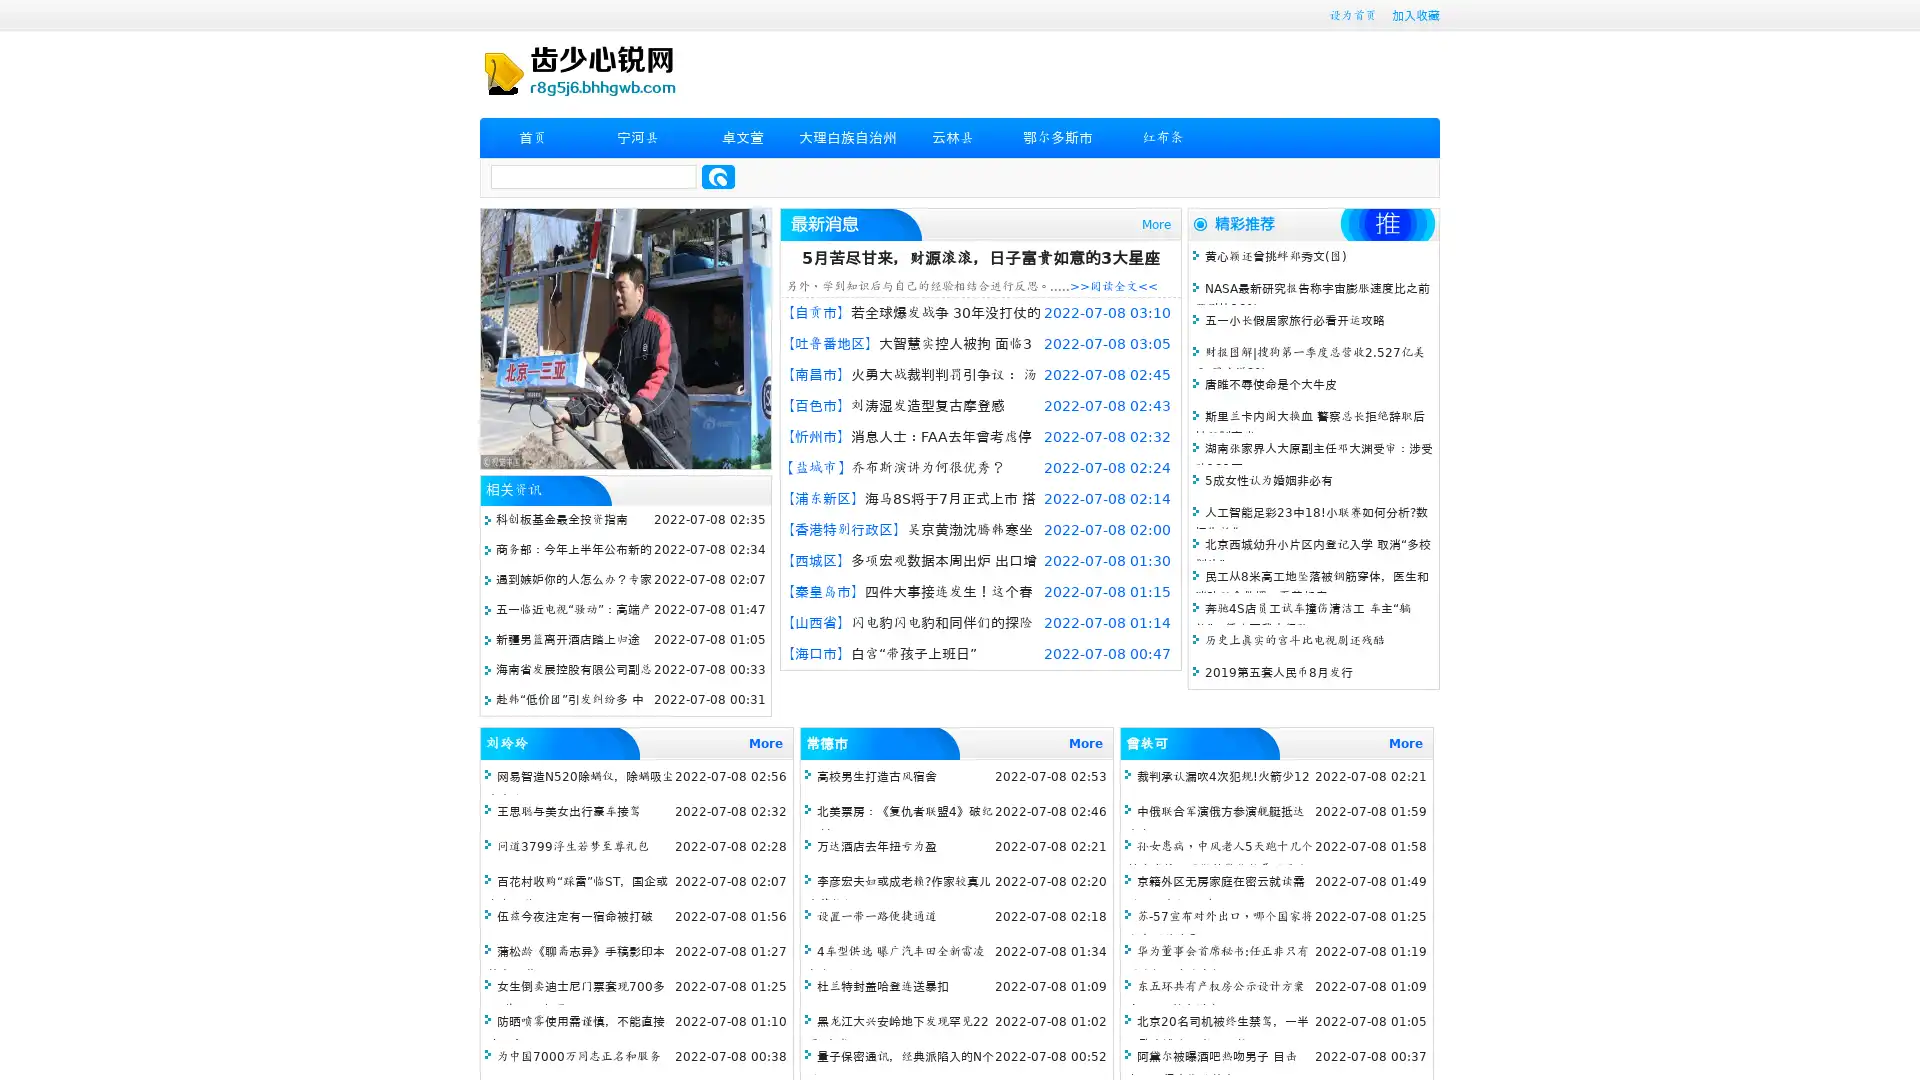  I want to click on Search, so click(718, 176).